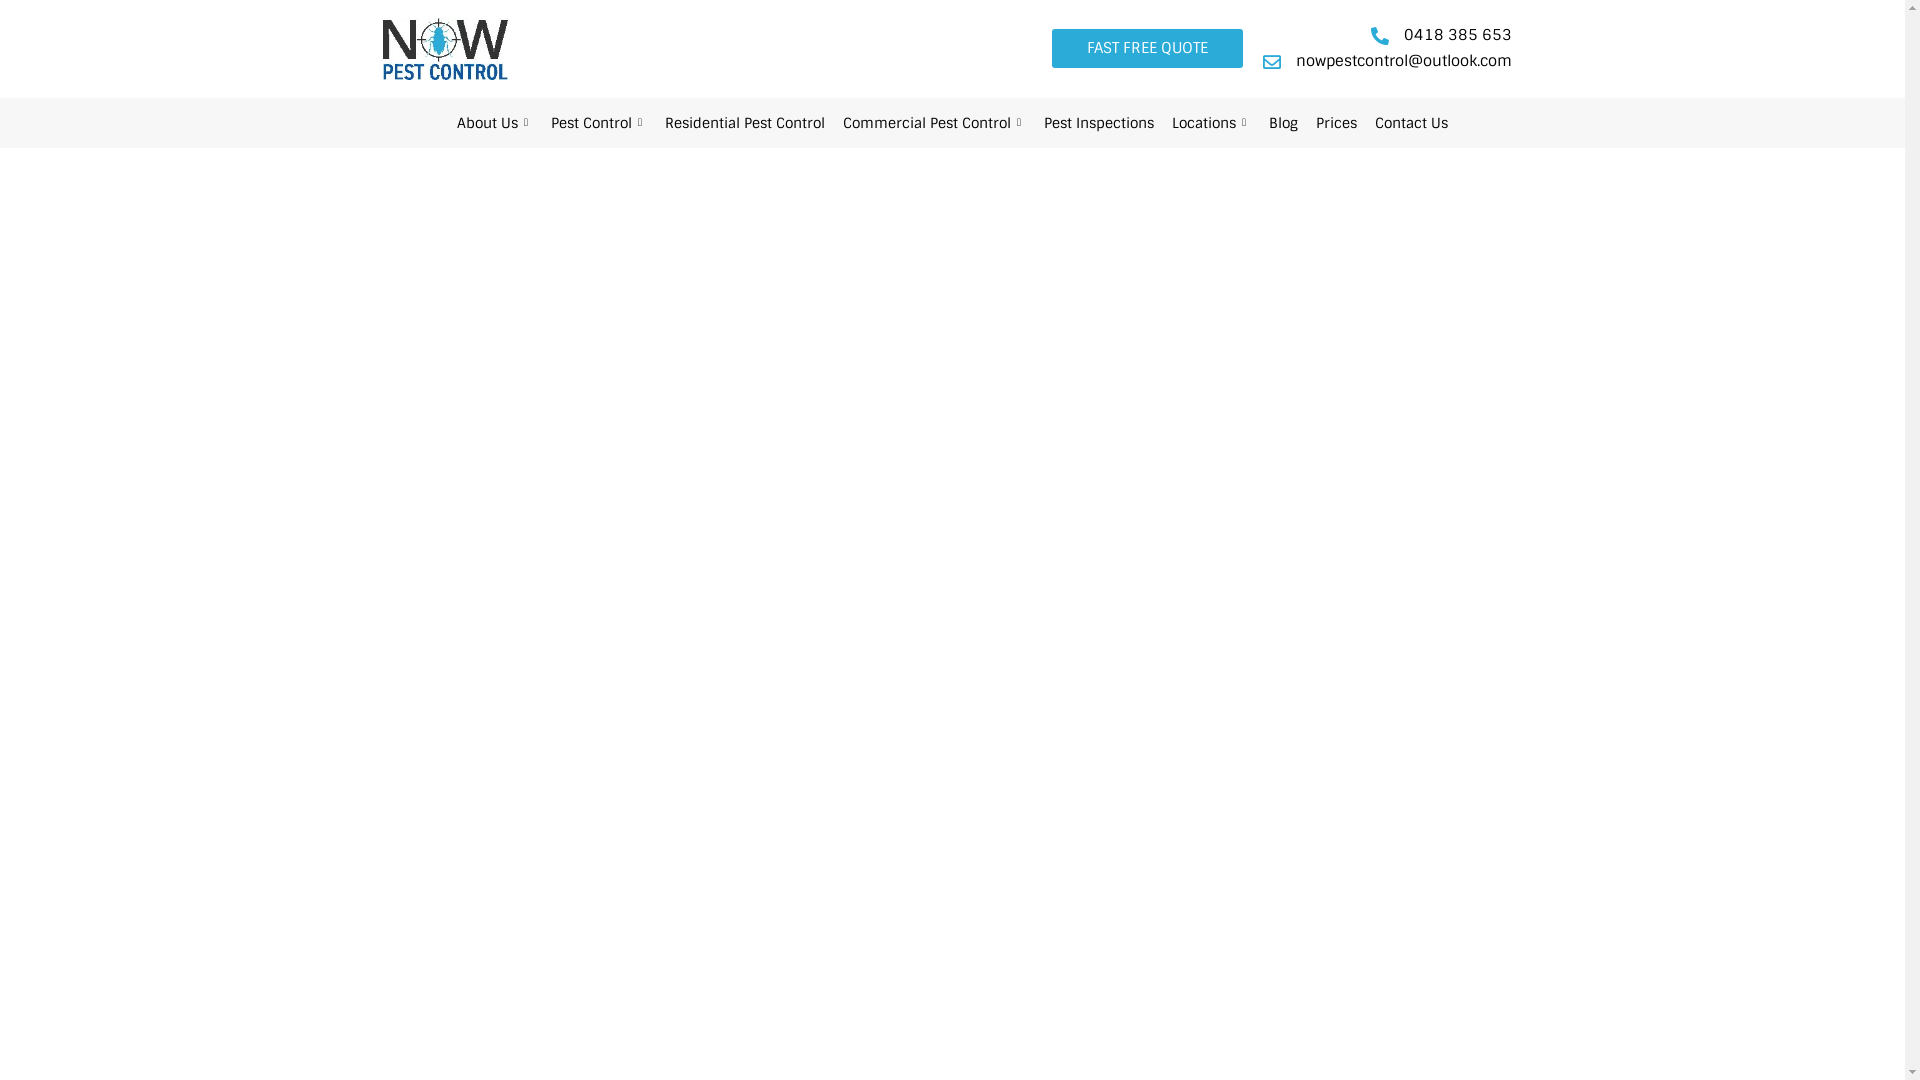 This screenshot has height=1080, width=1920. I want to click on 'Contact Us', so click(1410, 123).